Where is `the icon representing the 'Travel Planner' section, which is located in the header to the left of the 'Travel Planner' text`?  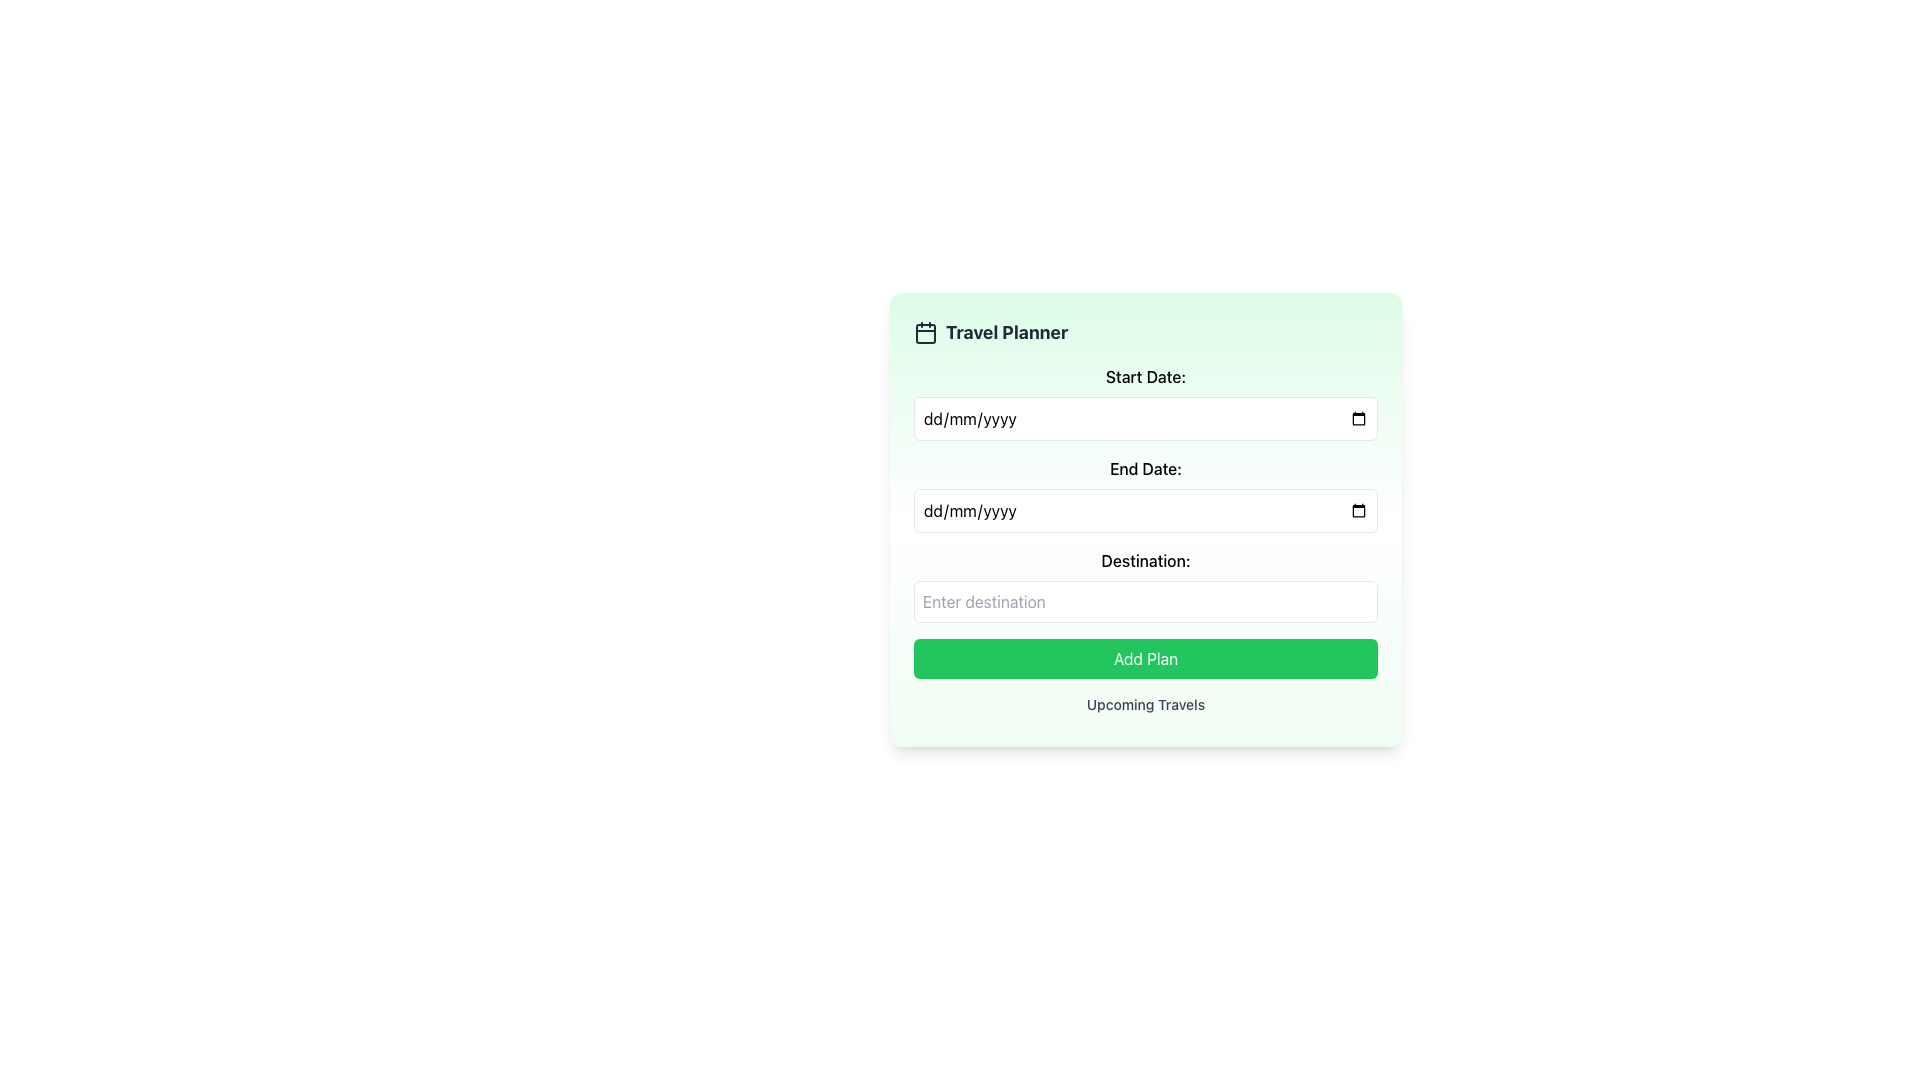 the icon representing the 'Travel Planner' section, which is located in the header to the left of the 'Travel Planner' text is located at coordinates (925, 331).